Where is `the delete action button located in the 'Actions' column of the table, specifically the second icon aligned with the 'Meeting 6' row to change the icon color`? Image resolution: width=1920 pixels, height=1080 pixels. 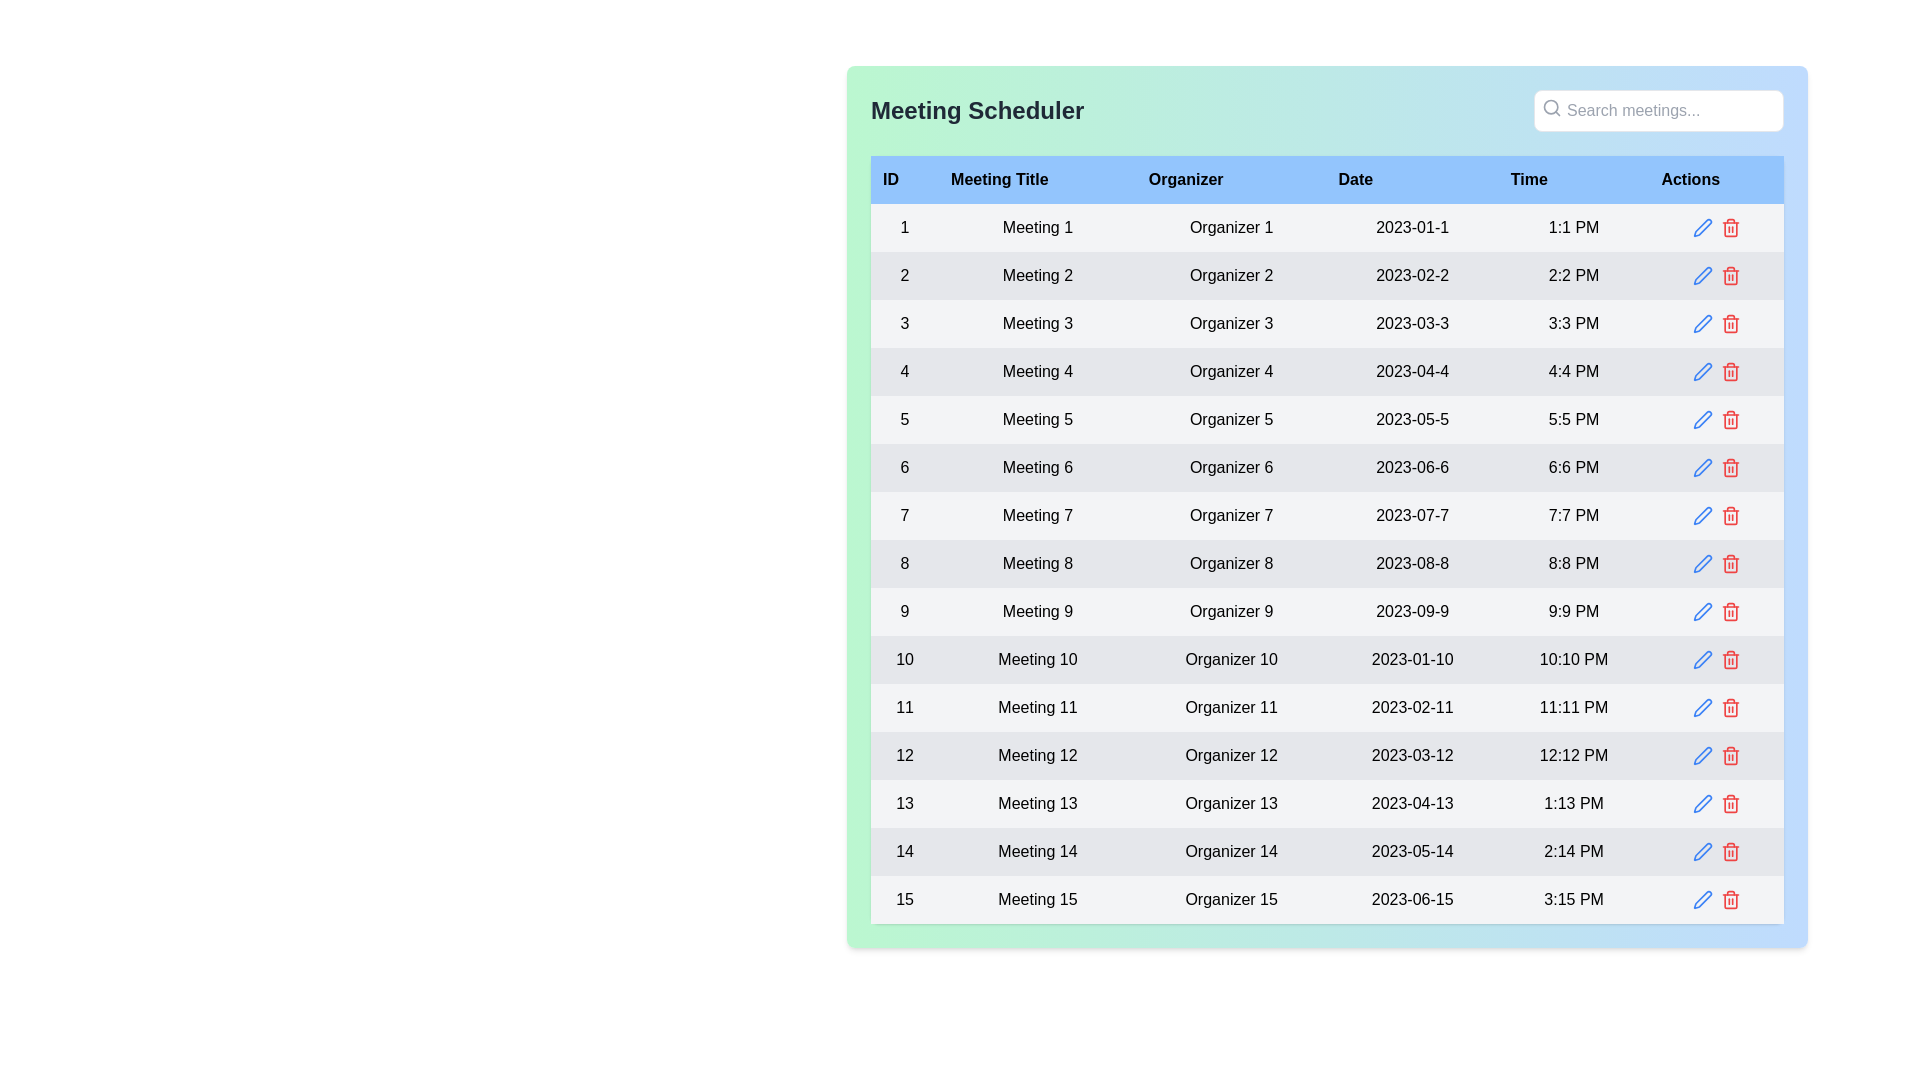
the delete action button located in the 'Actions' column of the table, specifically the second icon aligned with the 'Meeting 6' row to change the icon color is located at coordinates (1729, 467).